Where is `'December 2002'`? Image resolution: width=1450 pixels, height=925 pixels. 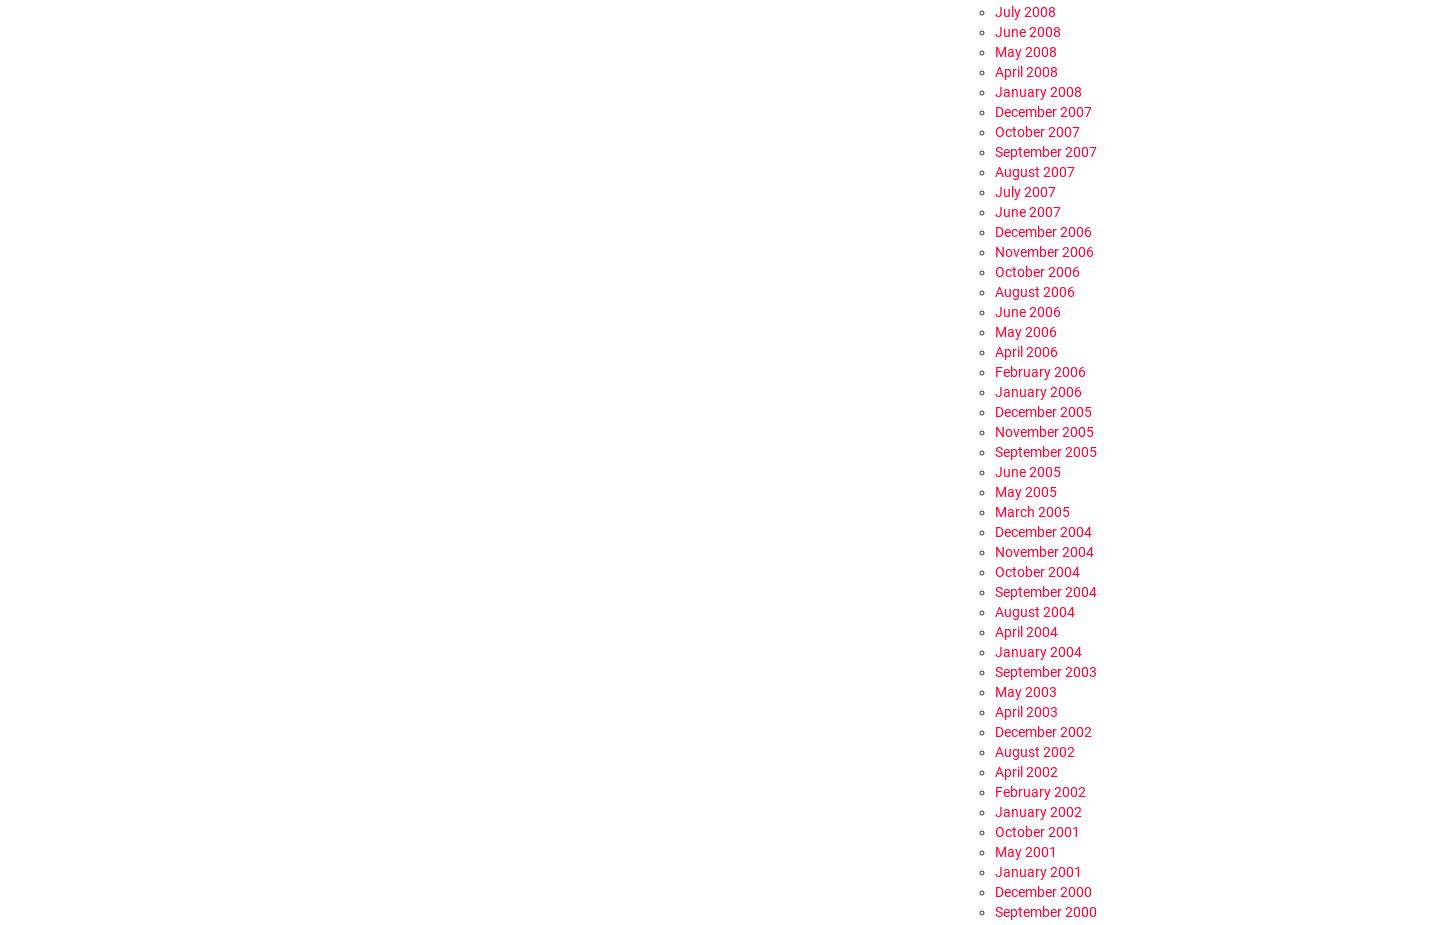 'December 2002' is located at coordinates (994, 731).